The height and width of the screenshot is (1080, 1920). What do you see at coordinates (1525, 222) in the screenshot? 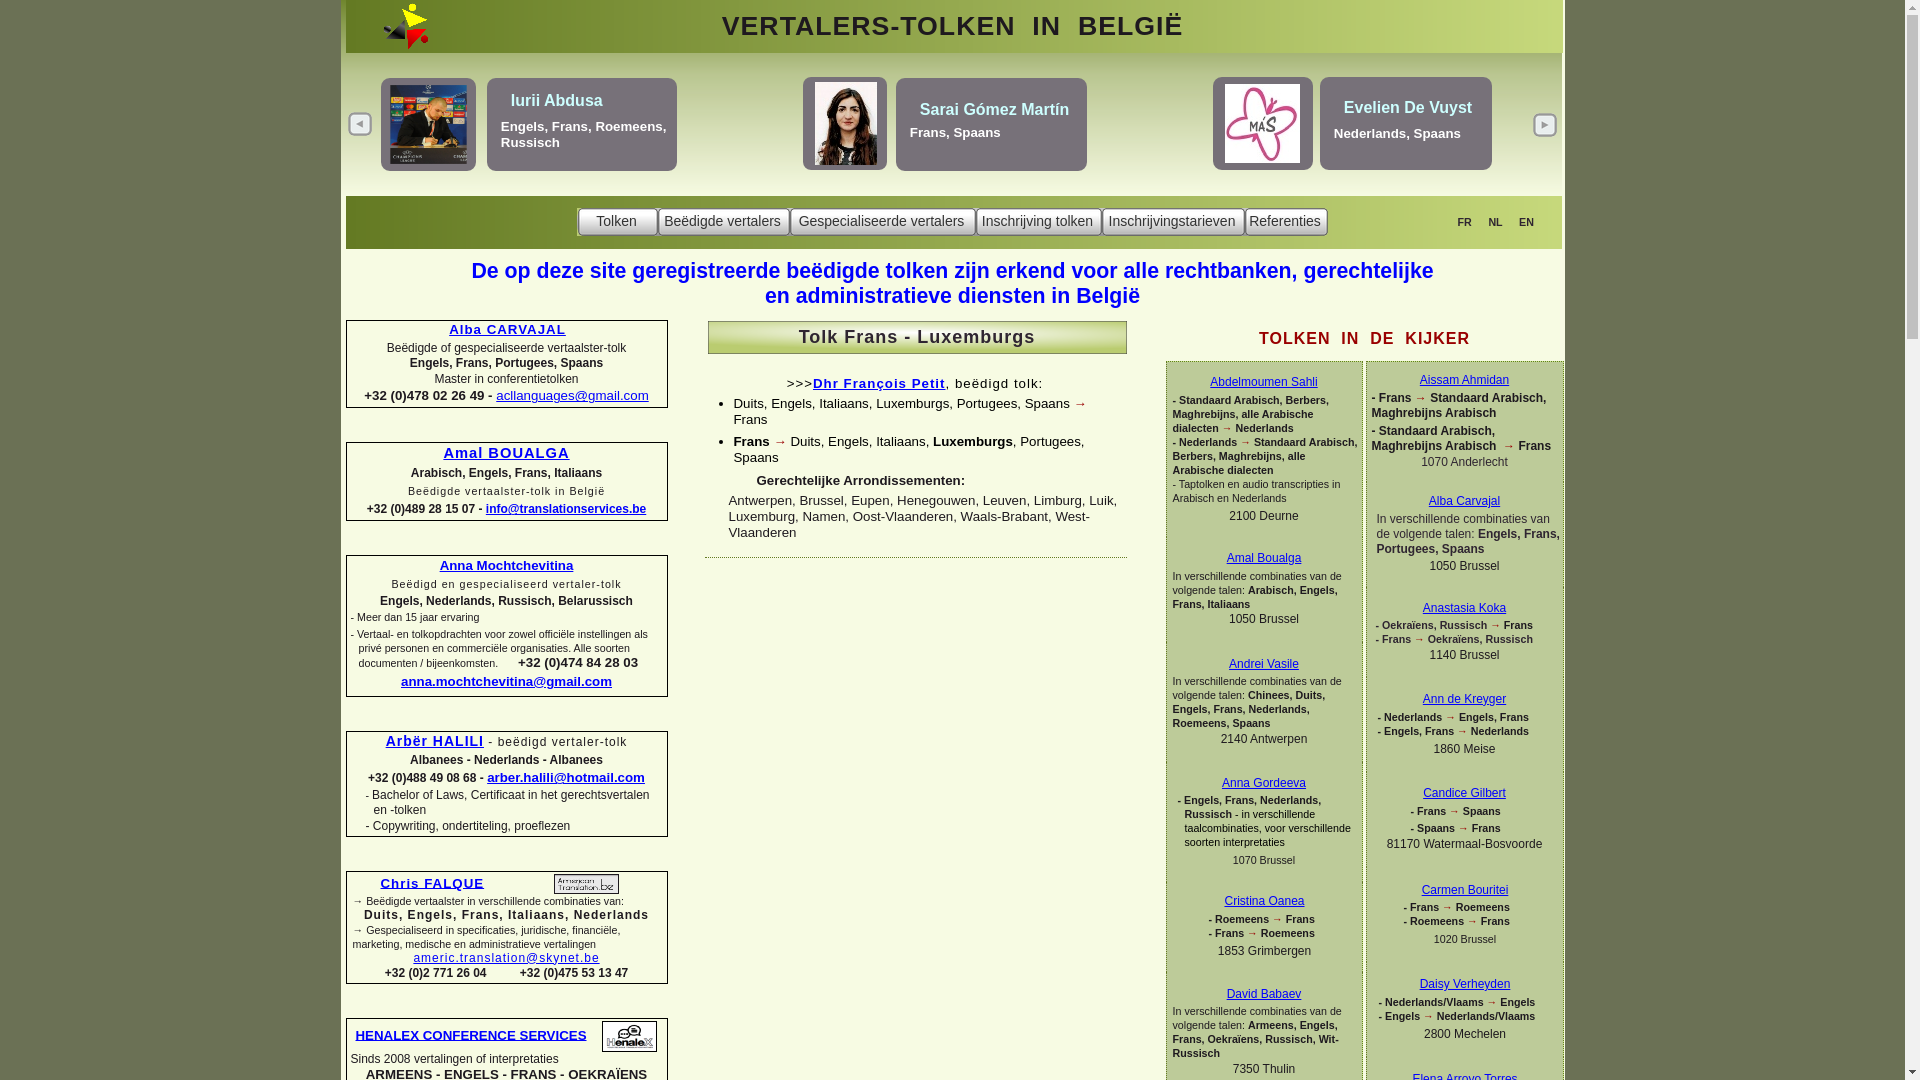
I see `'EN'` at bounding box center [1525, 222].